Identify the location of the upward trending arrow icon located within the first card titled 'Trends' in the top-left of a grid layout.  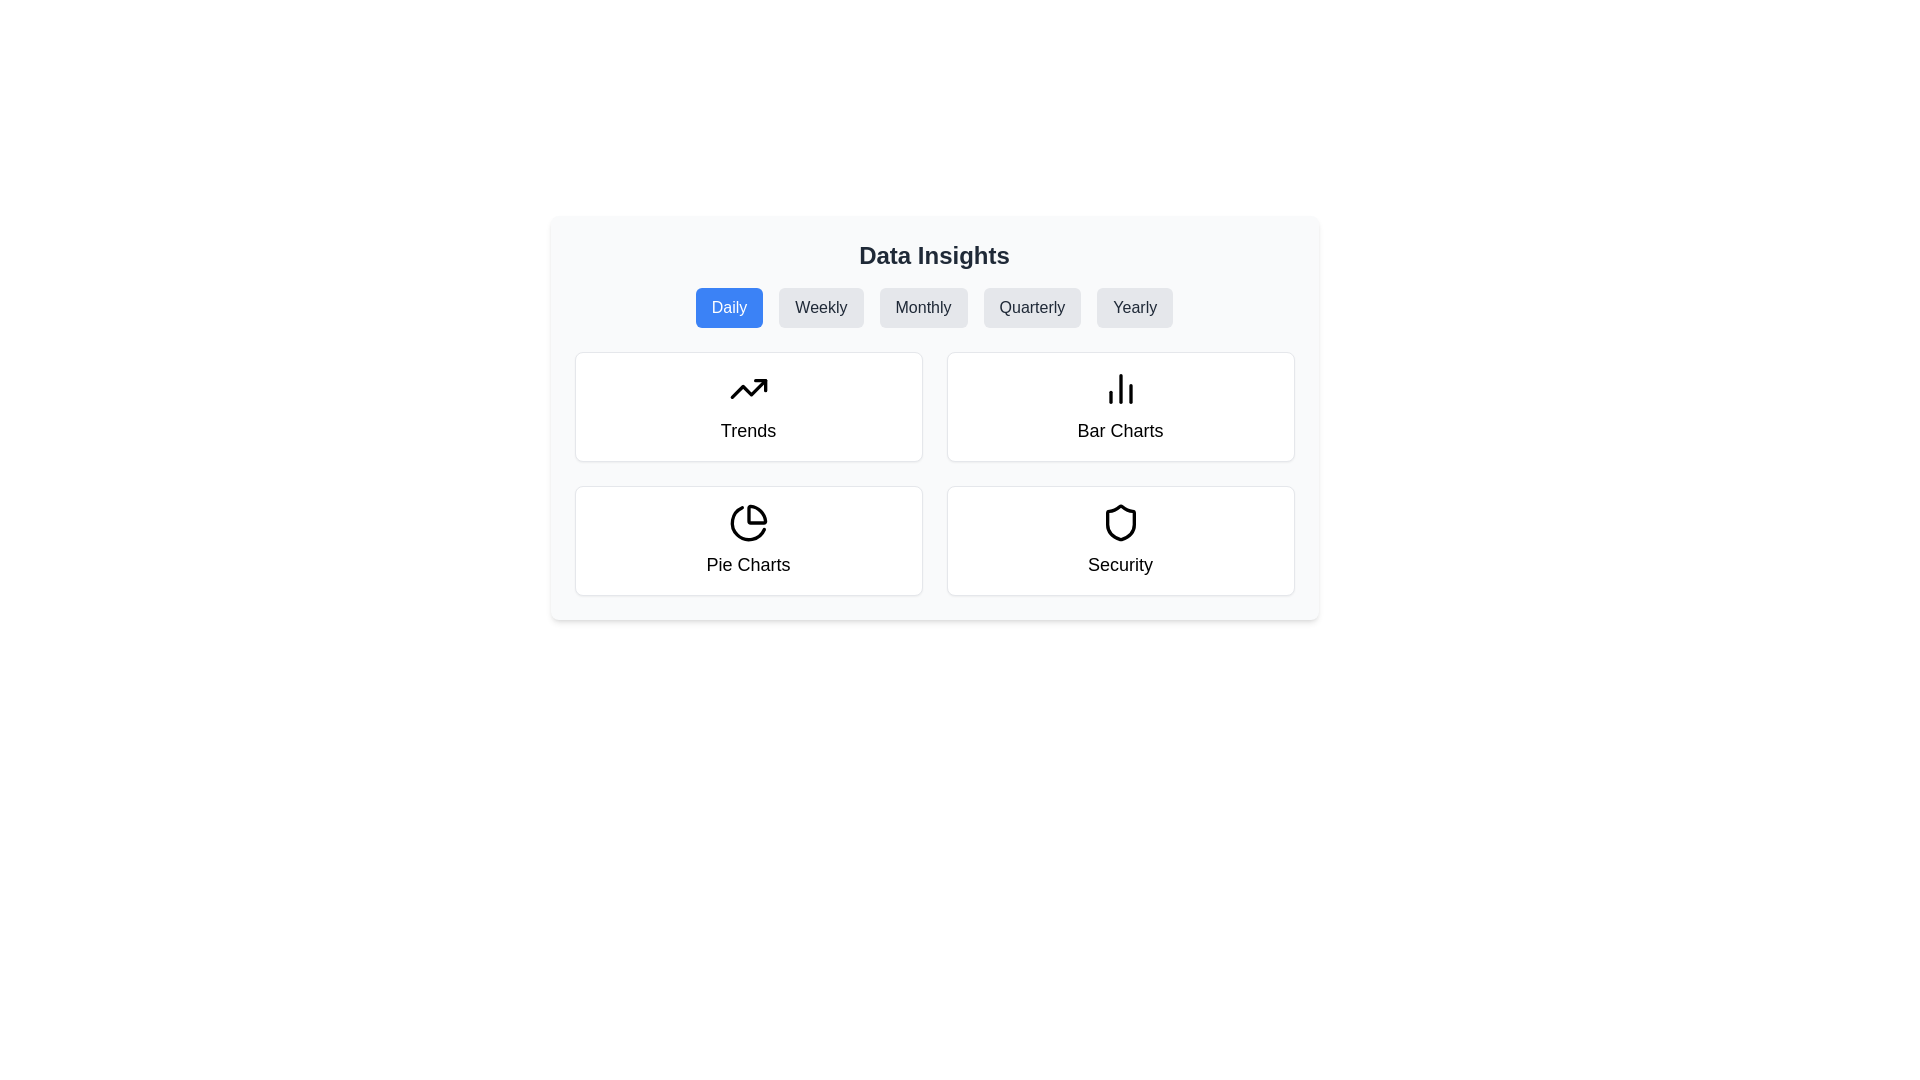
(747, 389).